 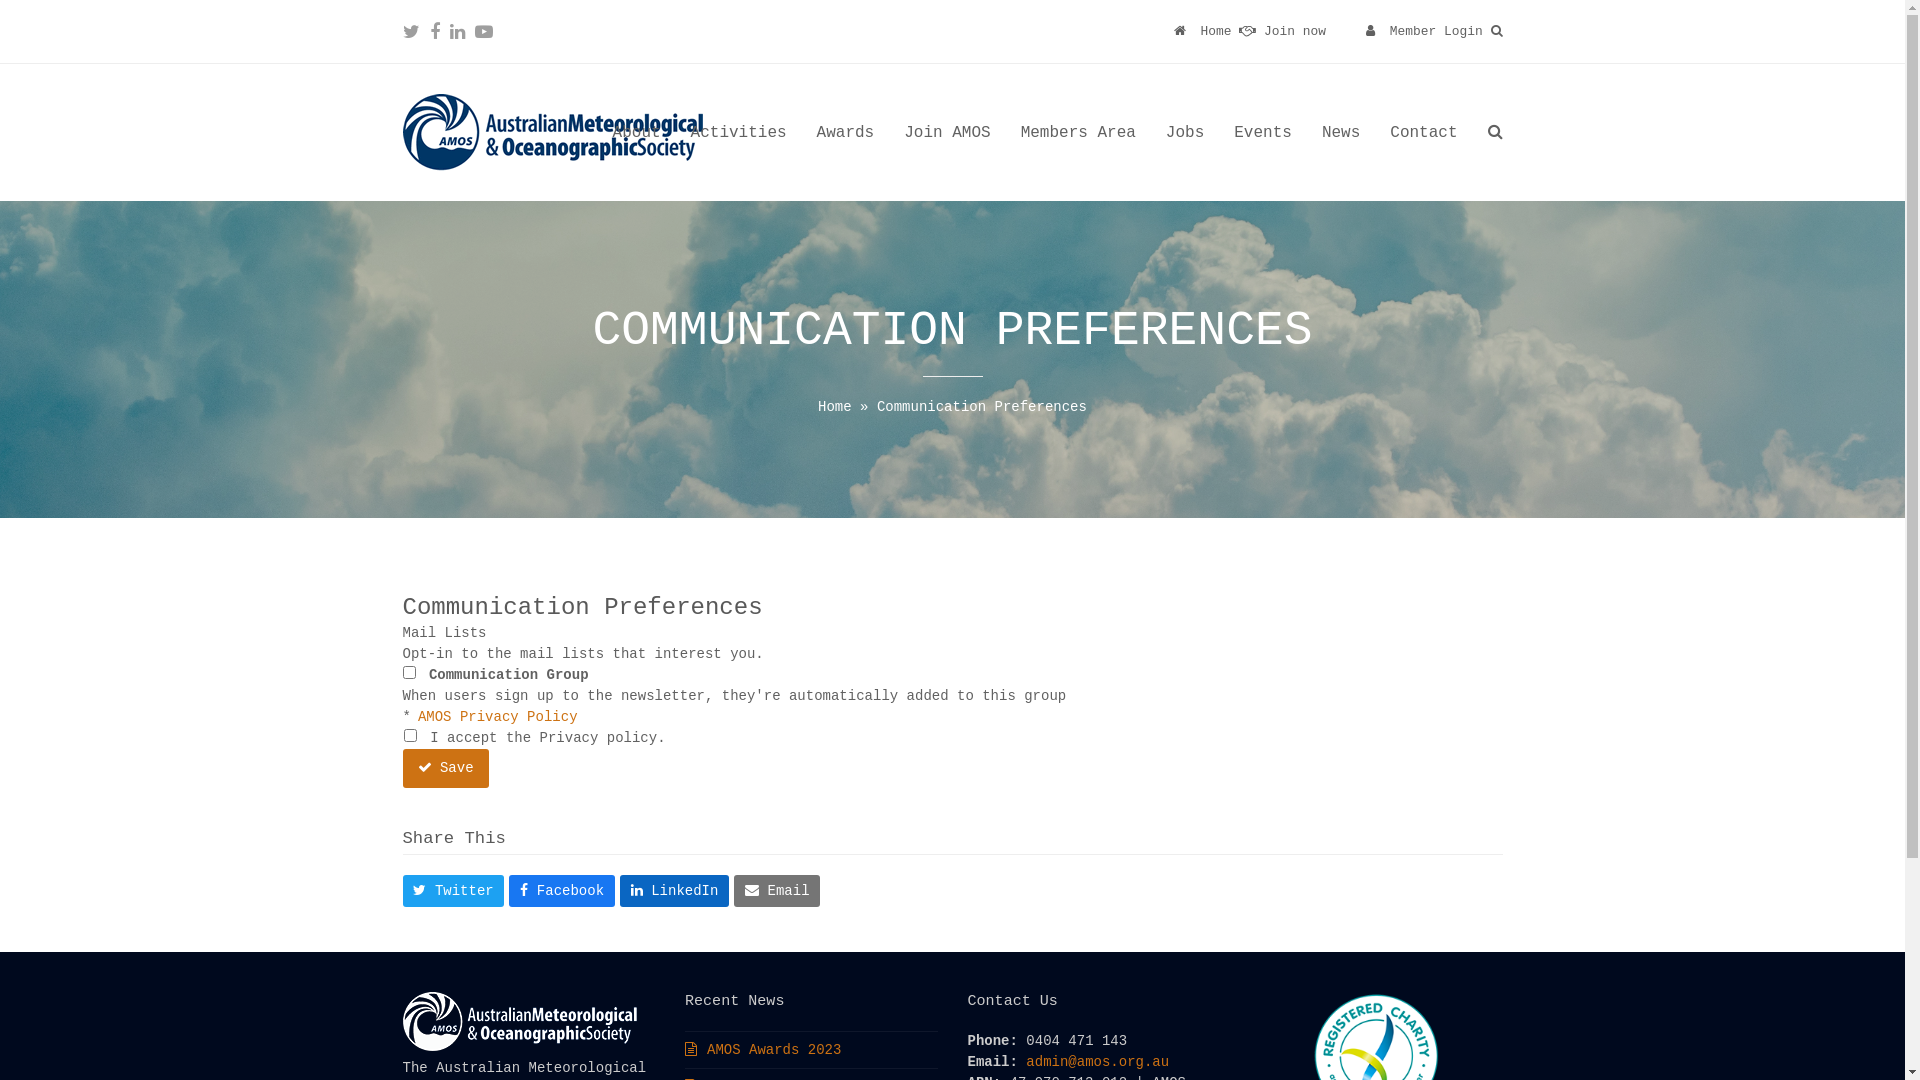 What do you see at coordinates (444, 766) in the screenshot?
I see `'Save'` at bounding box center [444, 766].